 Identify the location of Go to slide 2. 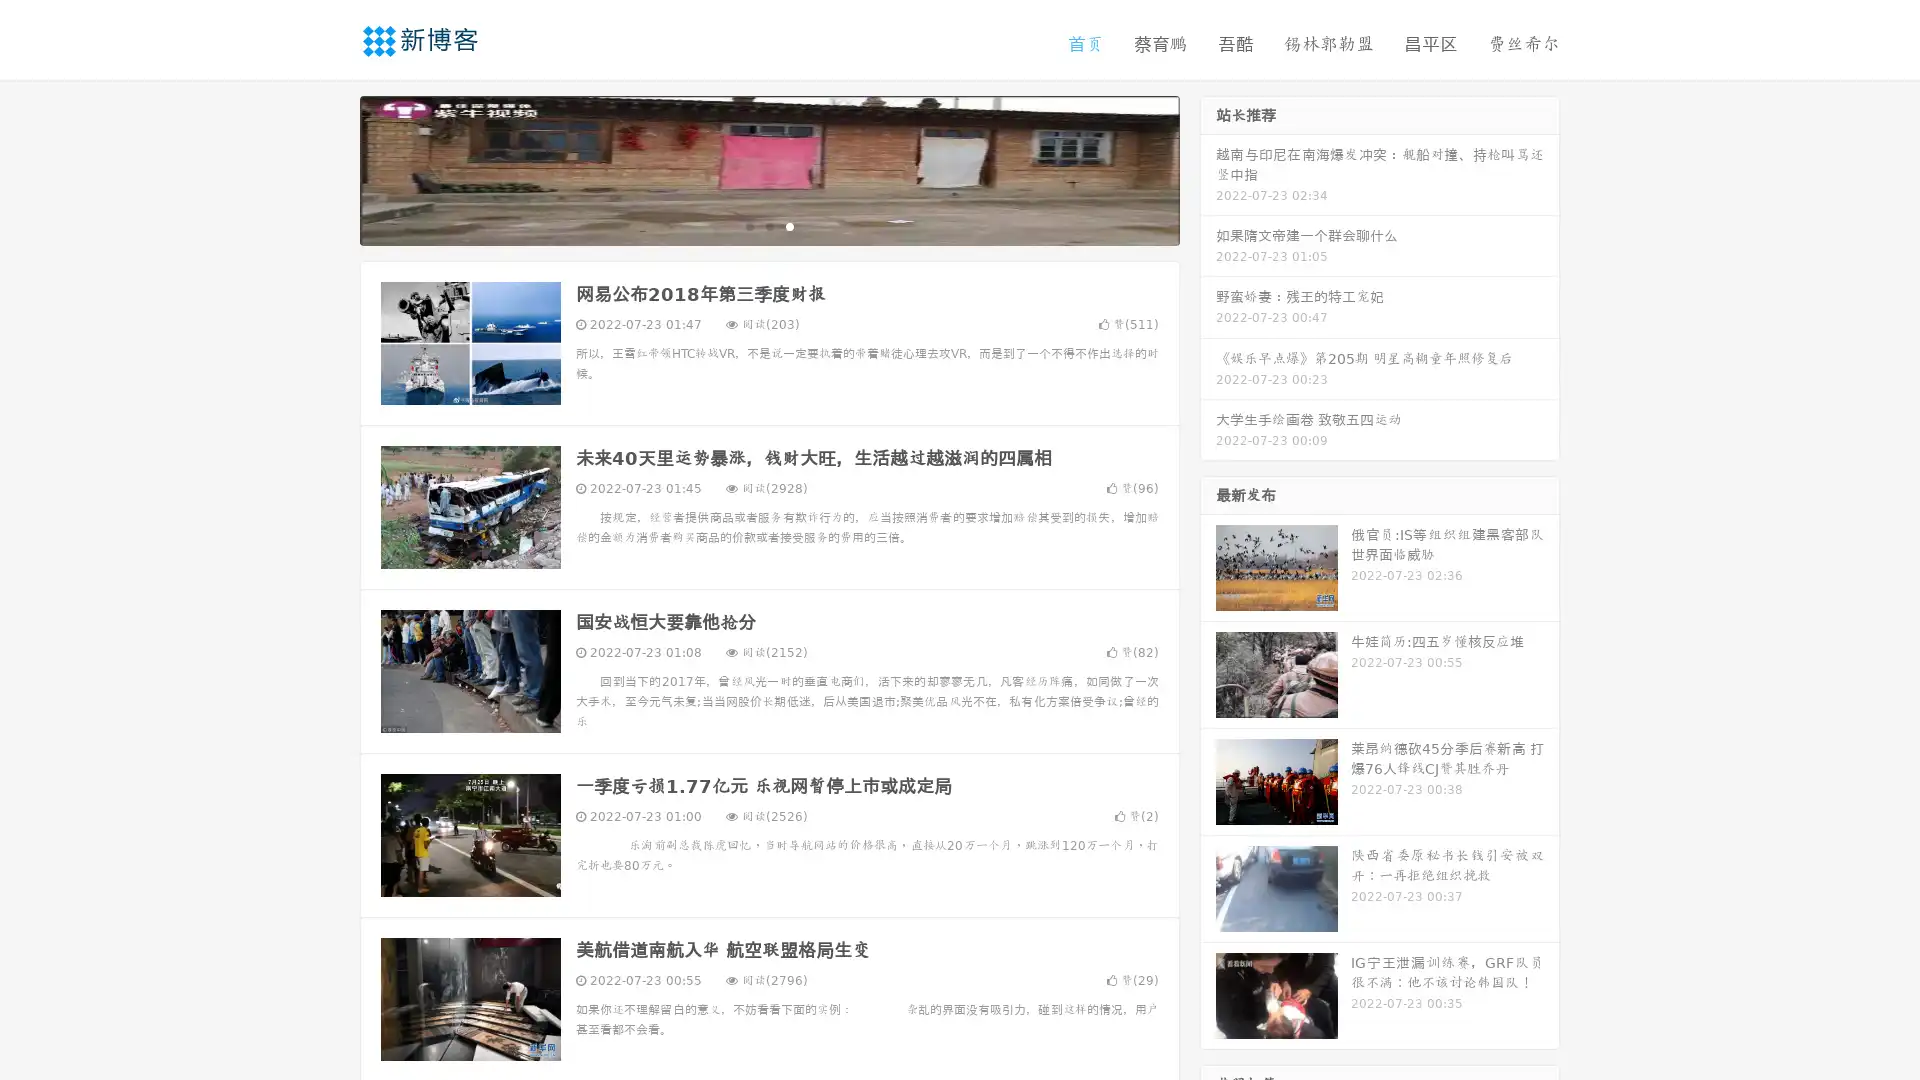
(768, 225).